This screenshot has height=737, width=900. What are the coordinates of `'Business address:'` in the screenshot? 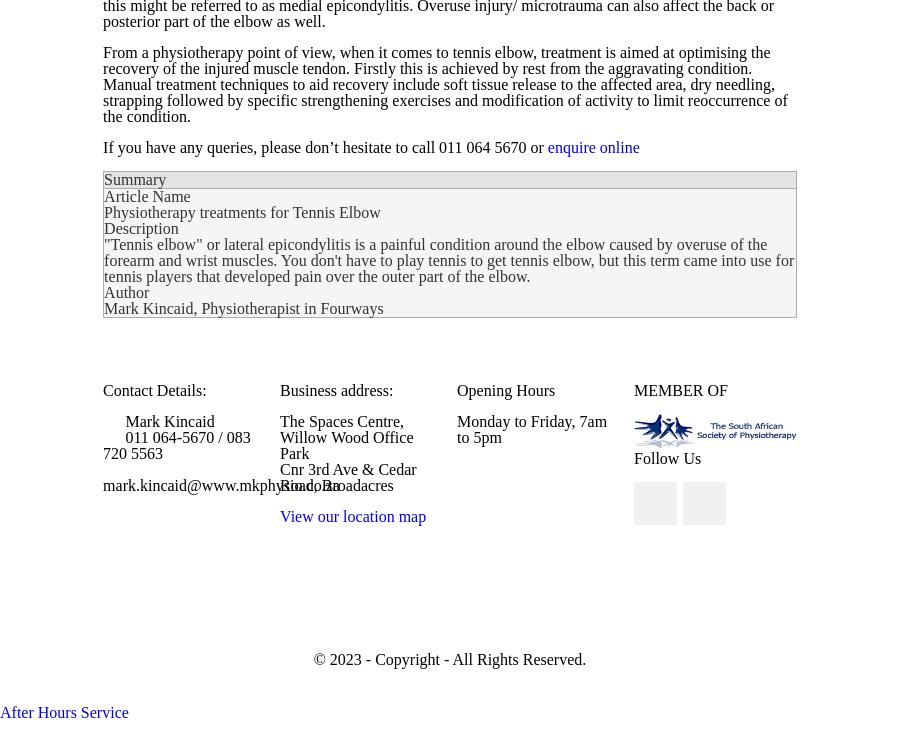 It's located at (278, 390).